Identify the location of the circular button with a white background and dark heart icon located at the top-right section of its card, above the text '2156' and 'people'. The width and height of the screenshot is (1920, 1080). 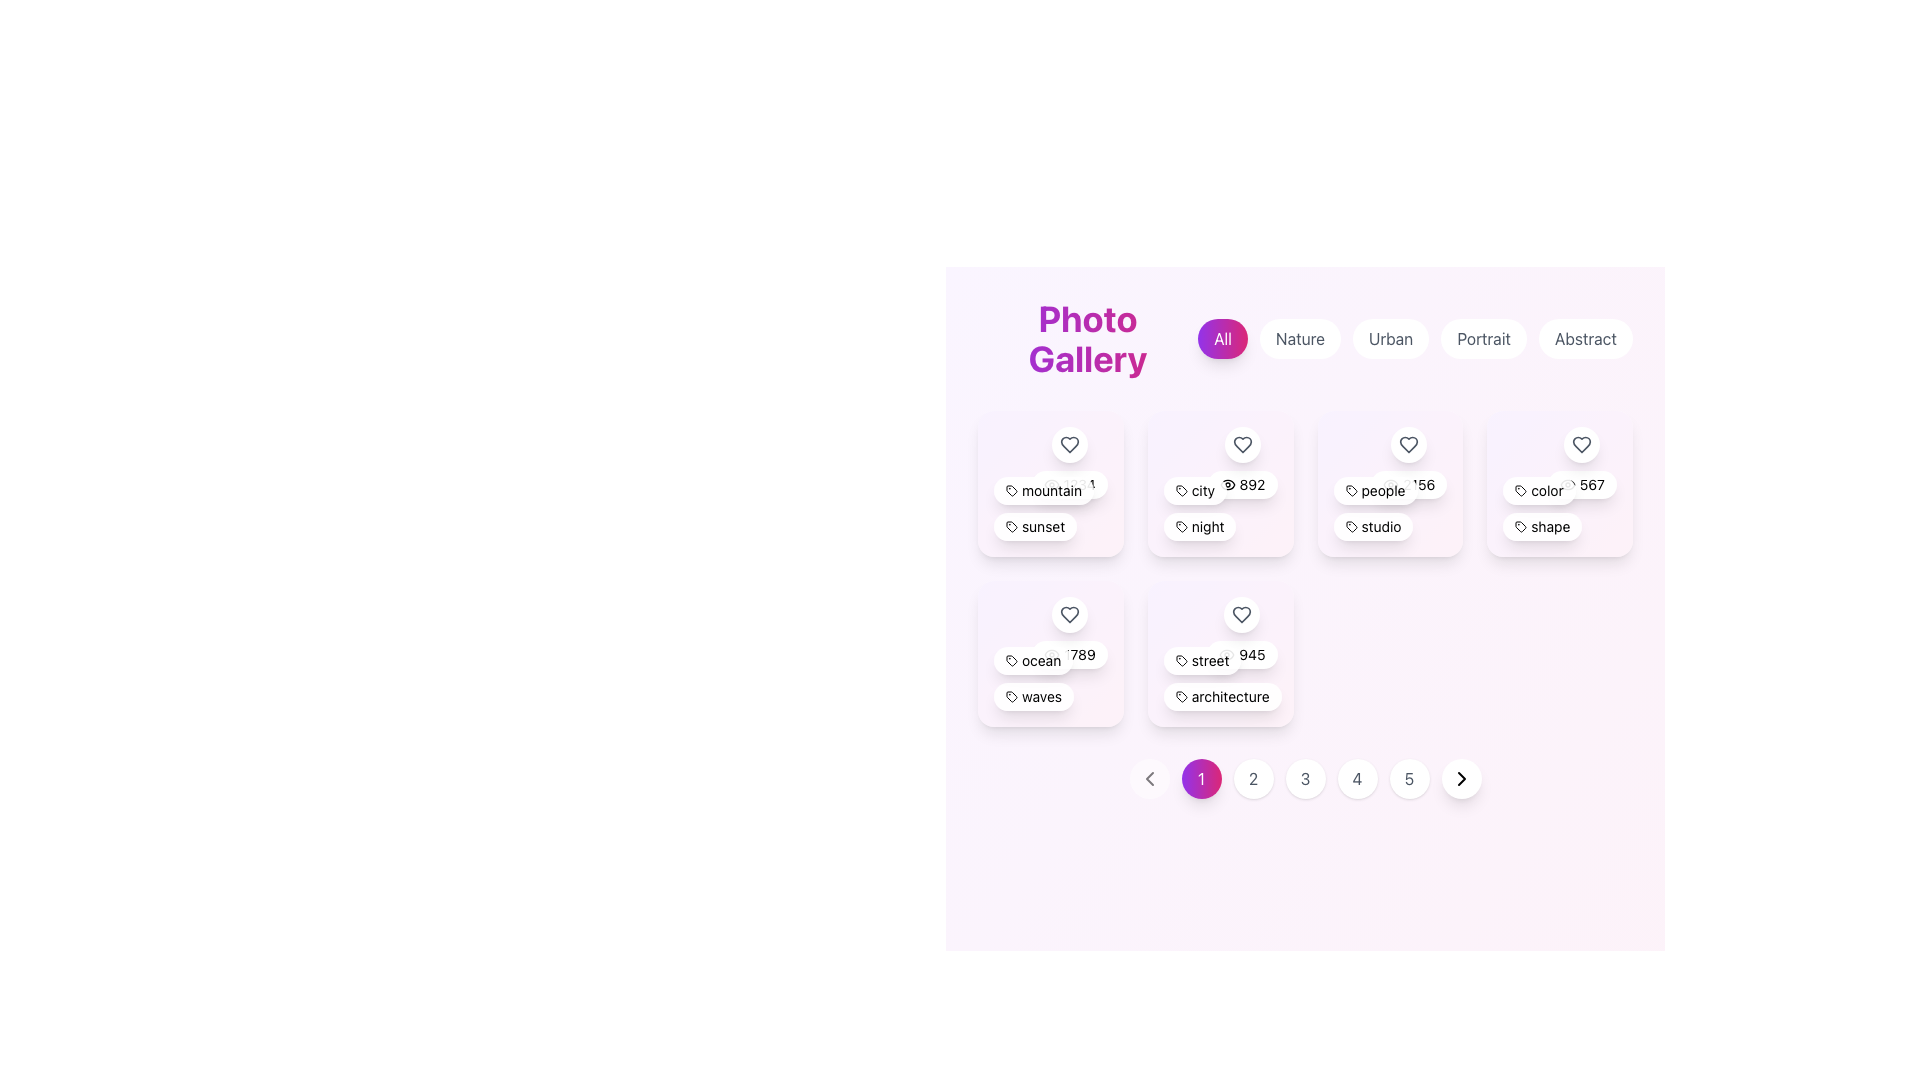
(1408, 462).